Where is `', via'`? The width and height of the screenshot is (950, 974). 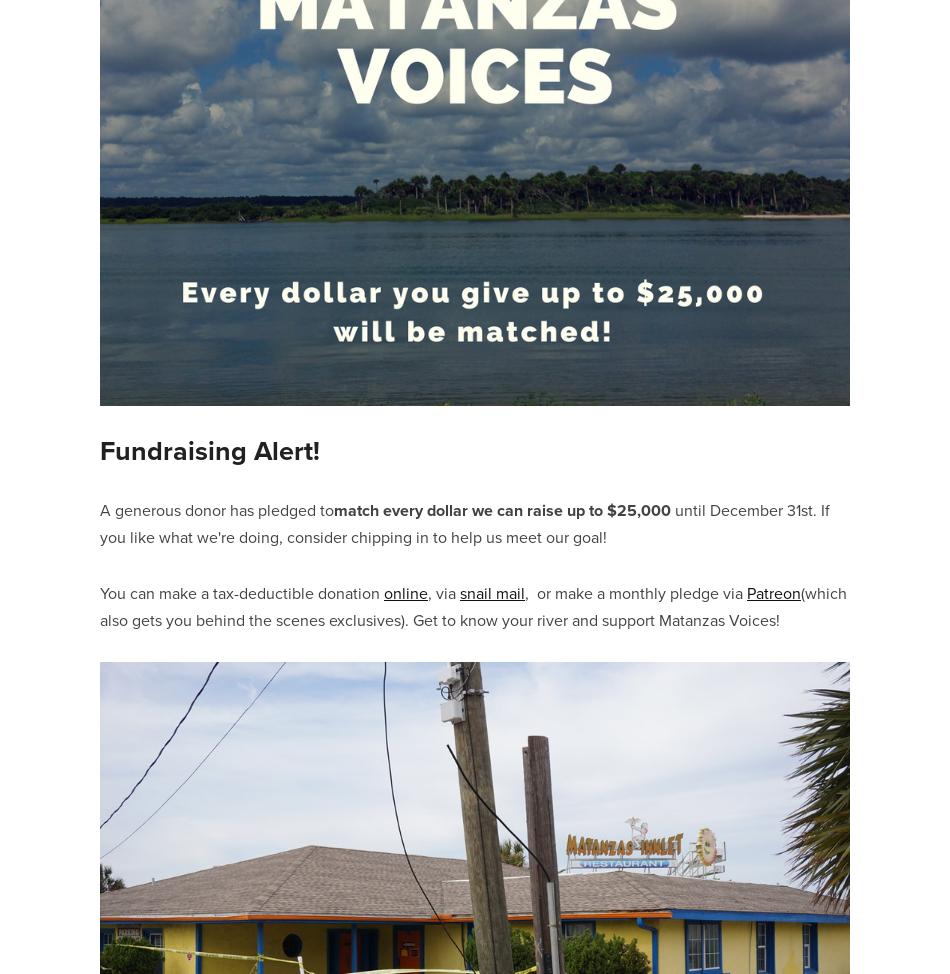 ', via' is located at coordinates (443, 591).